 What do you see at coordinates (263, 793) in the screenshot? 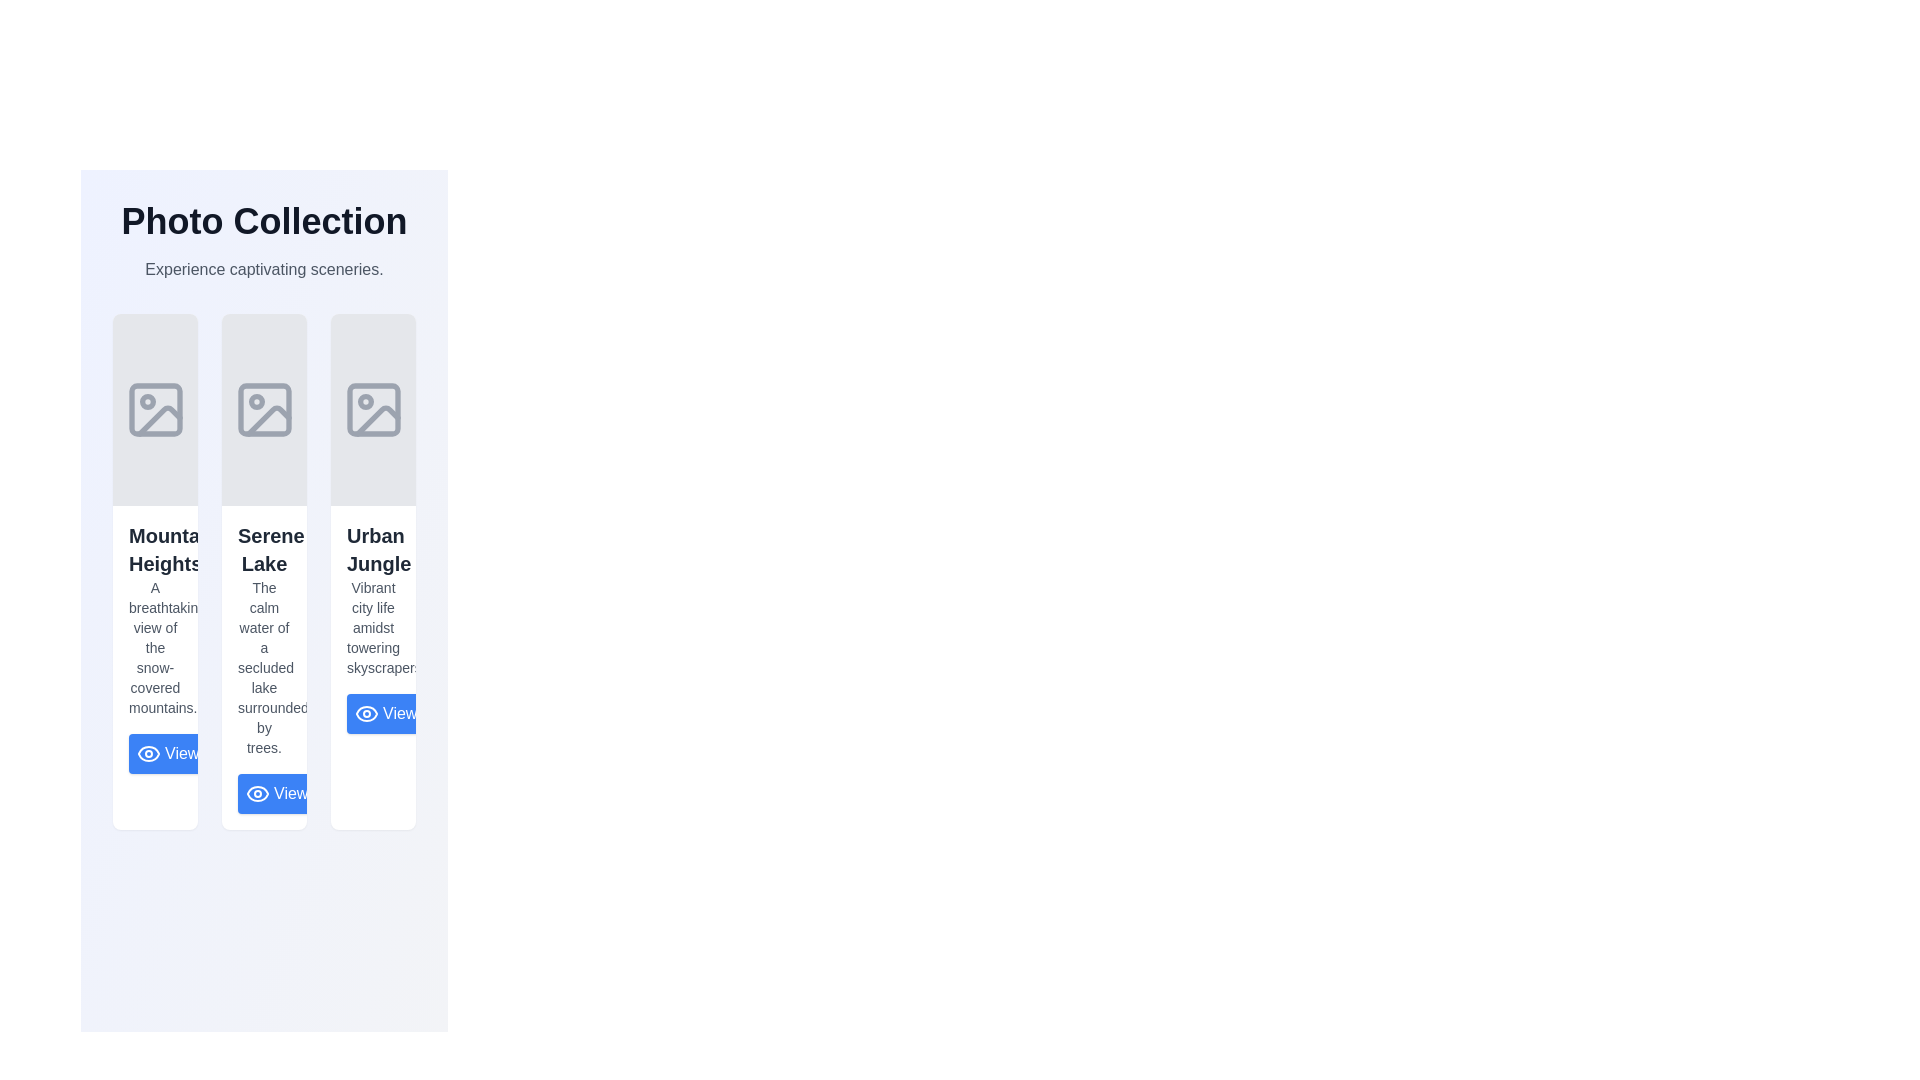
I see `the 'View' button with a blue background and white text, located at the lower section of the 'Serene Lake' card to change its background color` at bounding box center [263, 793].